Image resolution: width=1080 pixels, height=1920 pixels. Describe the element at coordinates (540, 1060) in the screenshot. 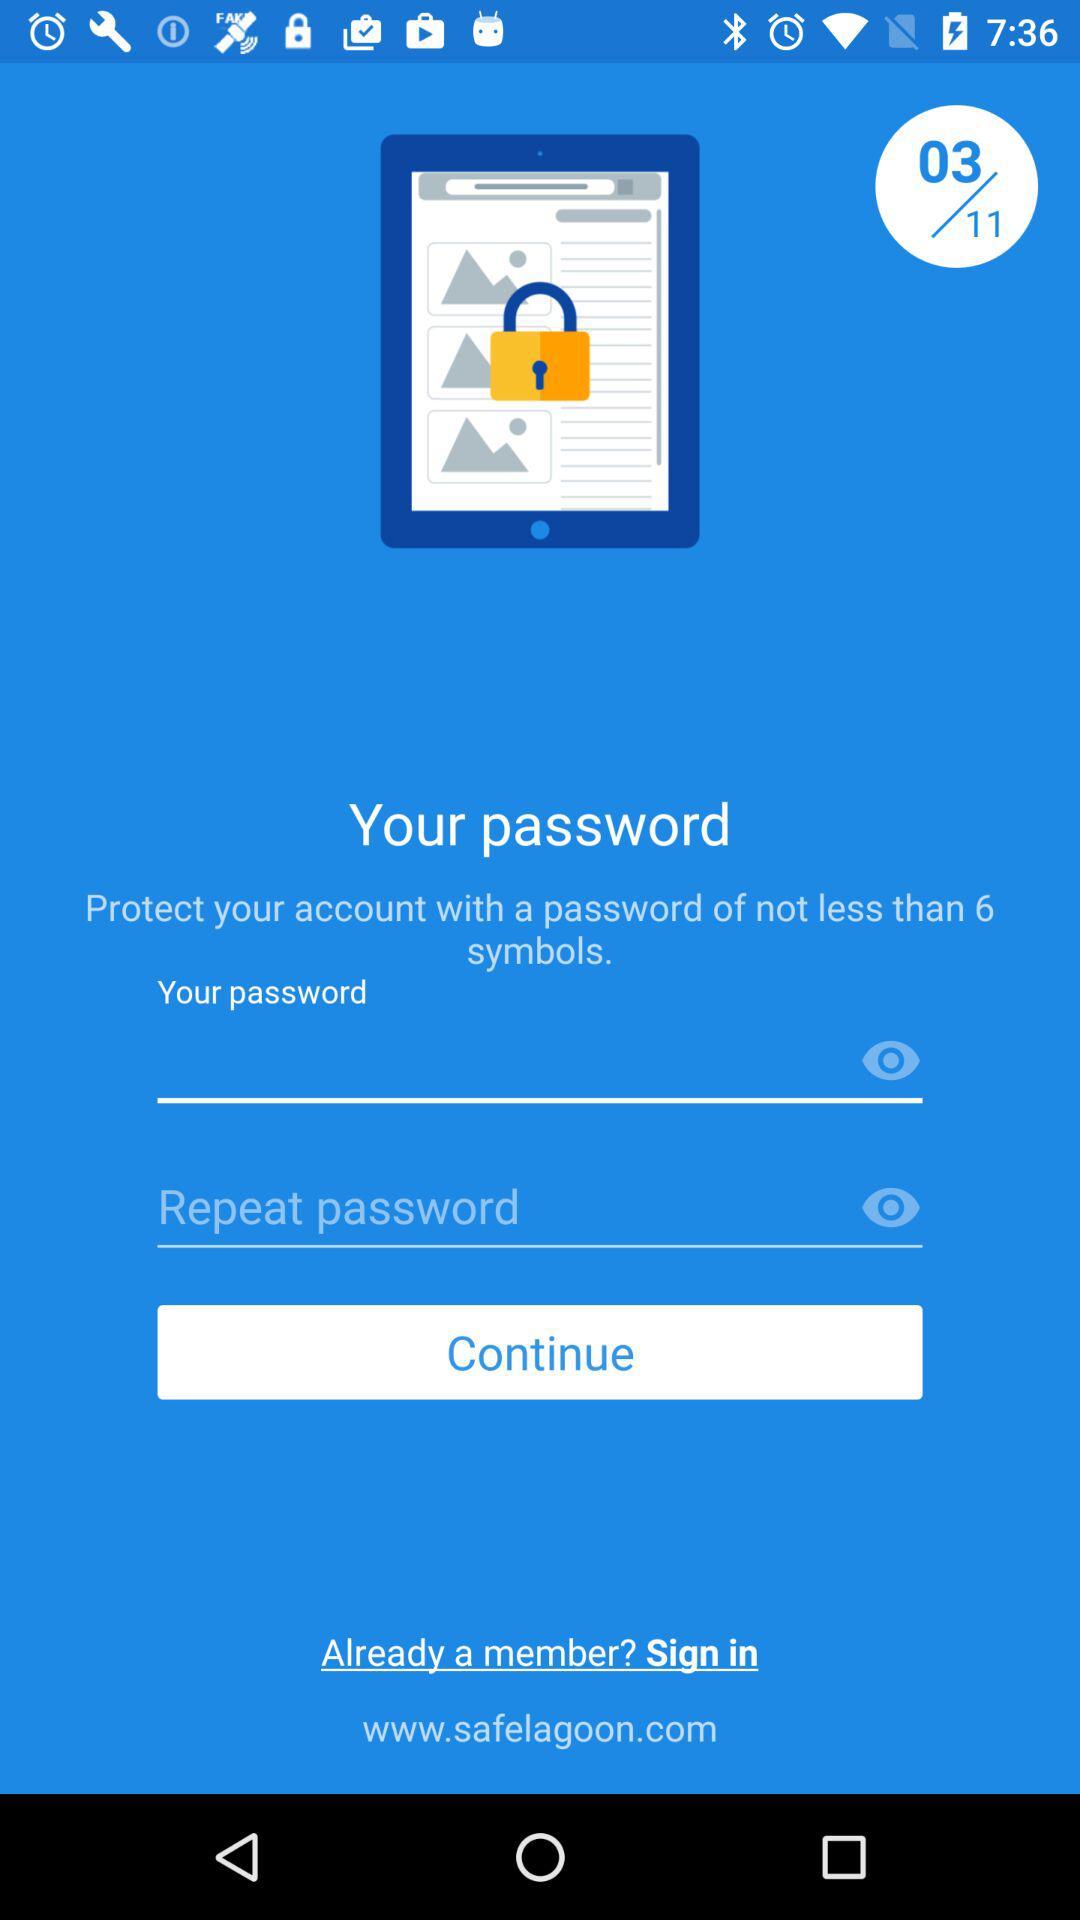

I see `type your password` at that location.